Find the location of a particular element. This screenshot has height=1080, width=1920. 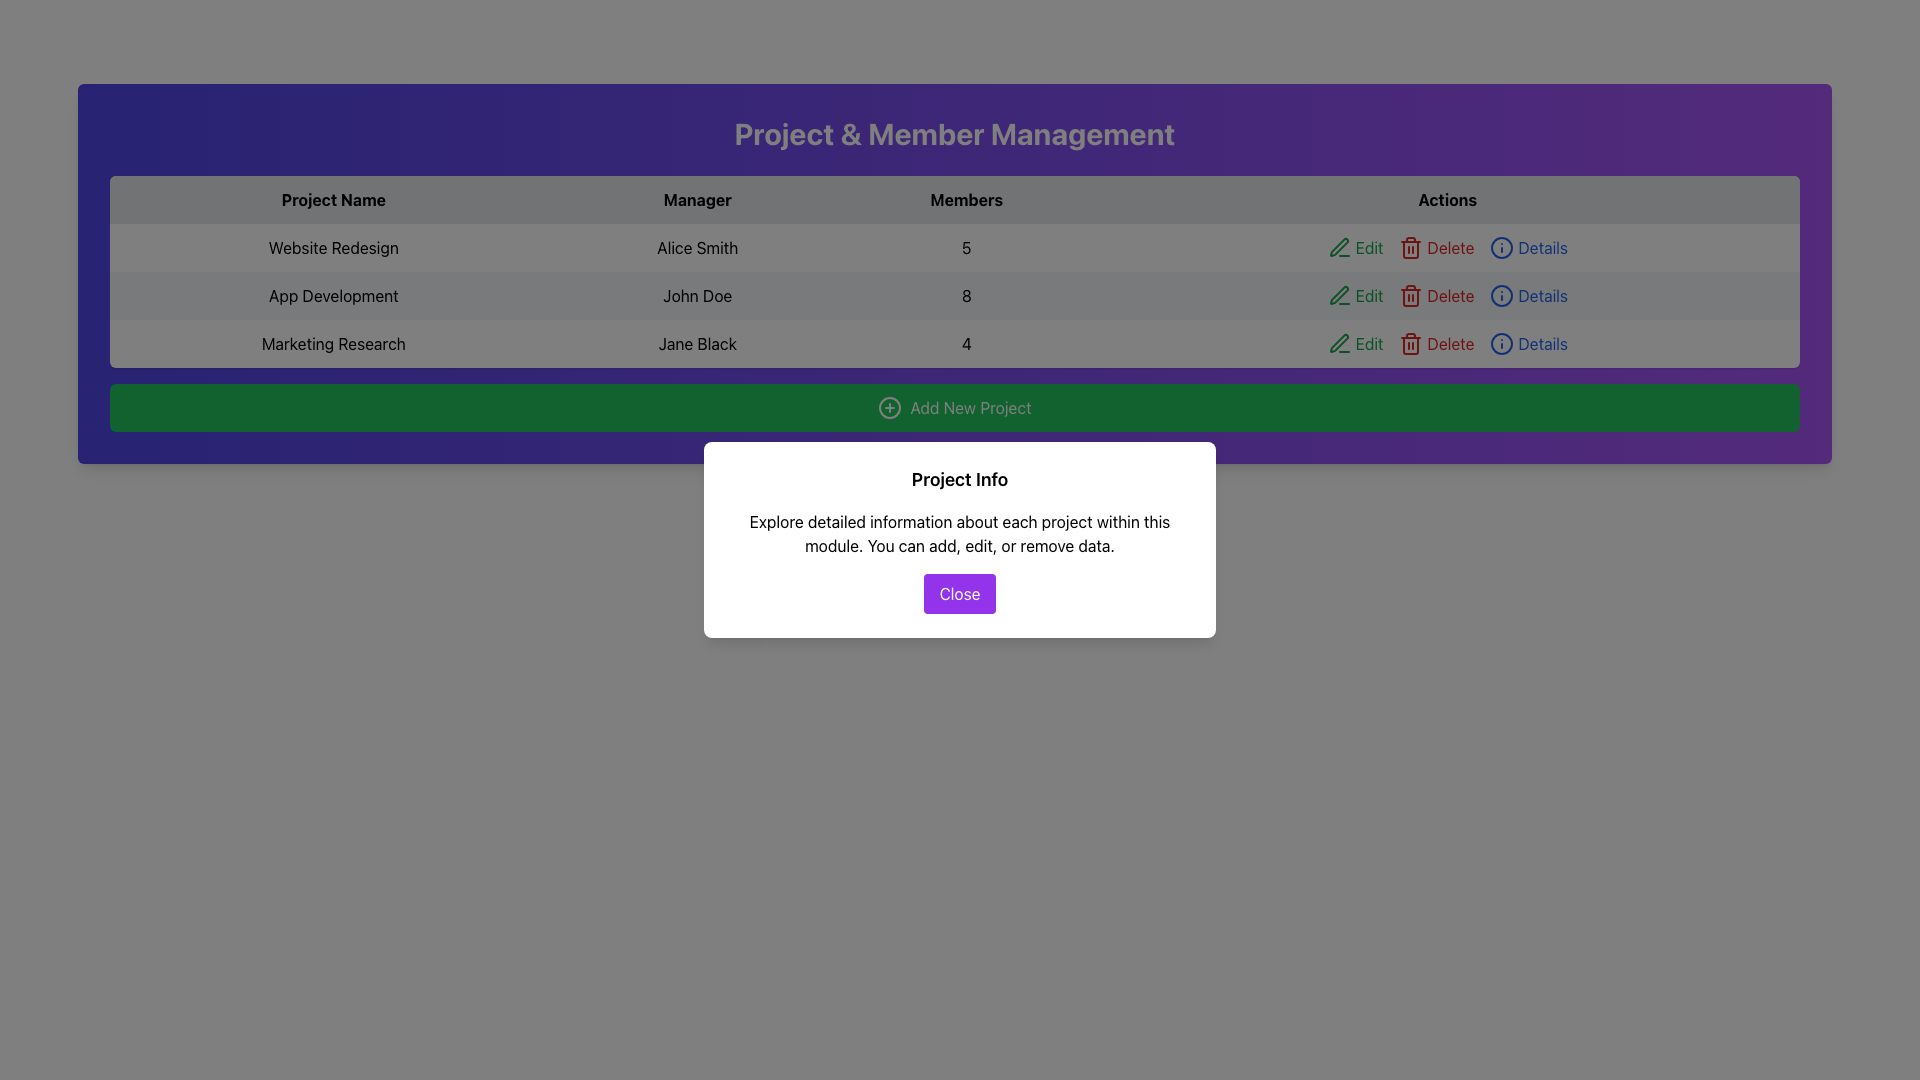

the static text element labeled 'Members' which is the third column header in a table, positioned between 'Manager' and 'Actions' is located at coordinates (966, 200).